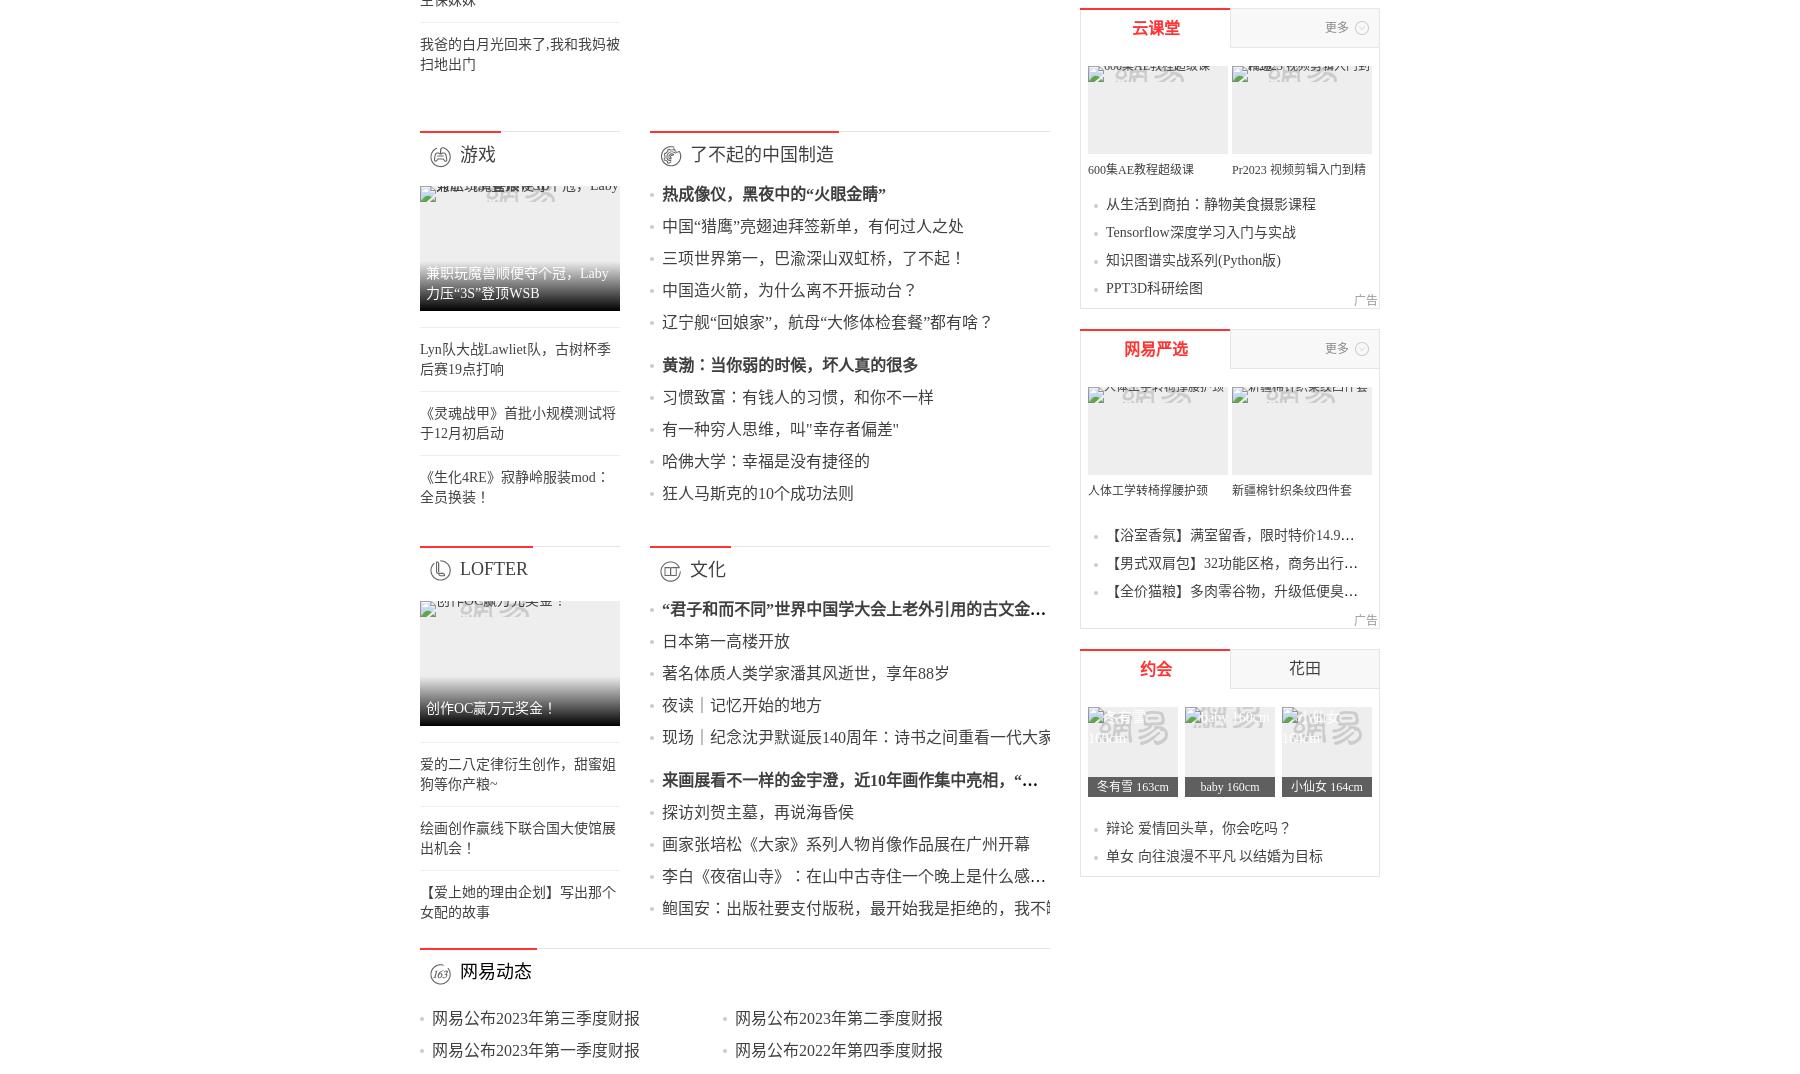 The height and width of the screenshot is (1074, 1800). What do you see at coordinates (865, 912) in the screenshot?
I see `'有一种穷人思维，叫"幸存者偏差"'` at bounding box center [865, 912].